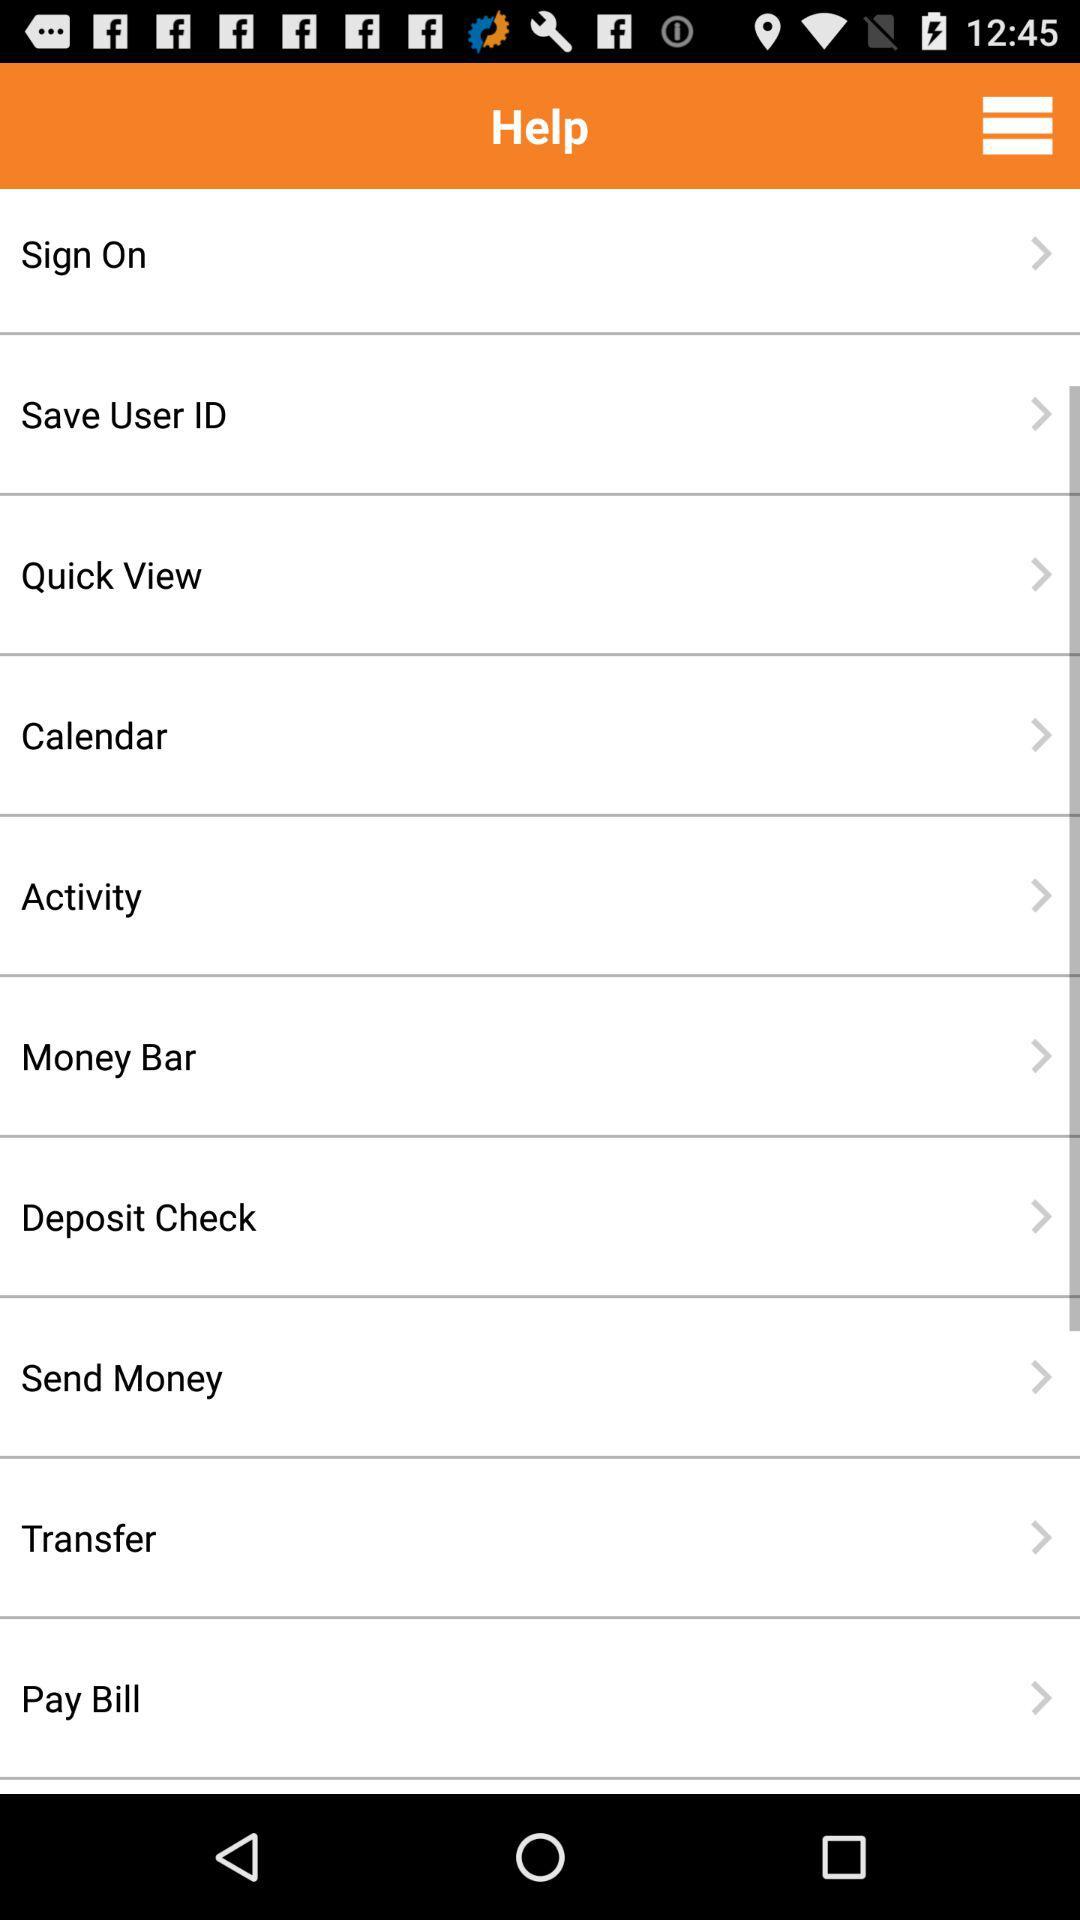  I want to click on the calendar icon, so click(475, 733).